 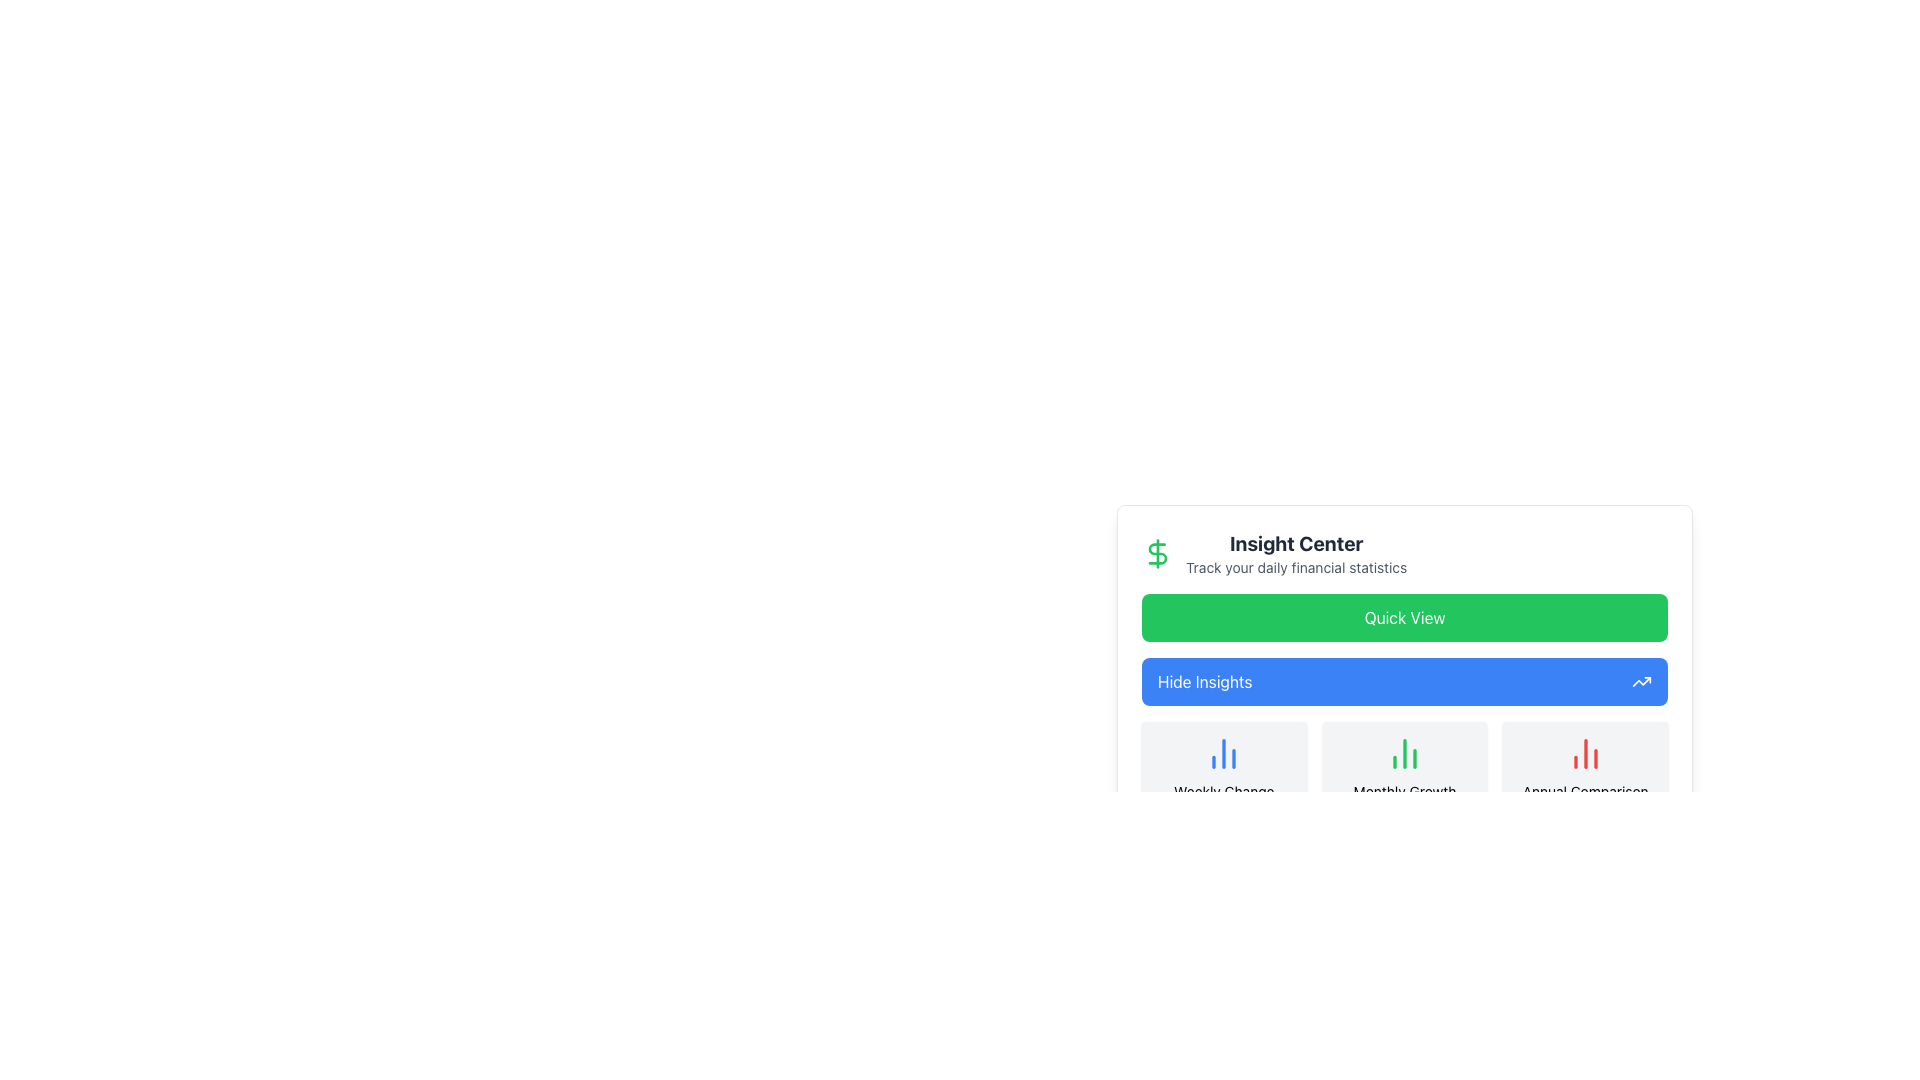 I want to click on the static text element that provides supplementary information regarding the 'Insight Center' feature, located immediately below the 'Insight Center' title, so click(x=1296, y=567).